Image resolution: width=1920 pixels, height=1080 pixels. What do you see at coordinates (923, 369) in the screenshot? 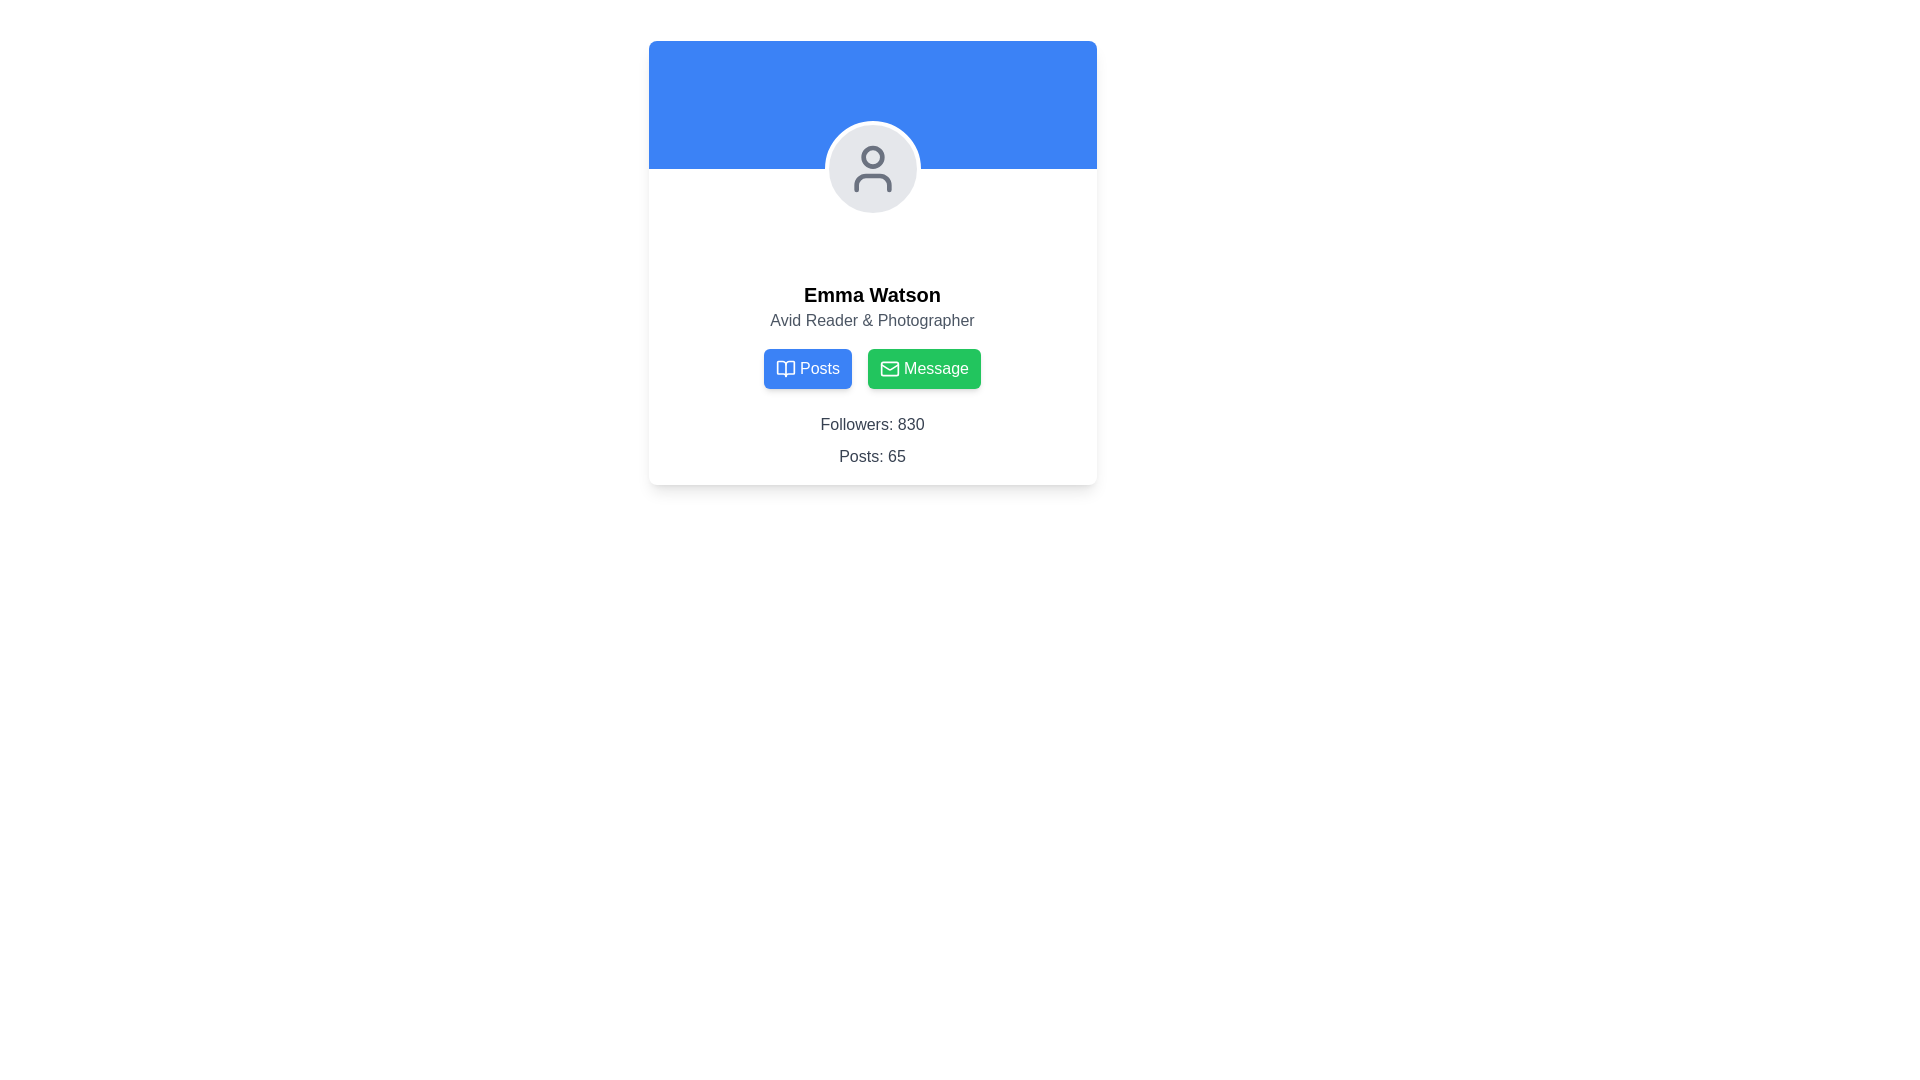
I see `the green rectangular button labeled 'Message' with an envelope icon, located to the right of the 'Posts' button in the profile card structure to initiate messaging` at bounding box center [923, 369].